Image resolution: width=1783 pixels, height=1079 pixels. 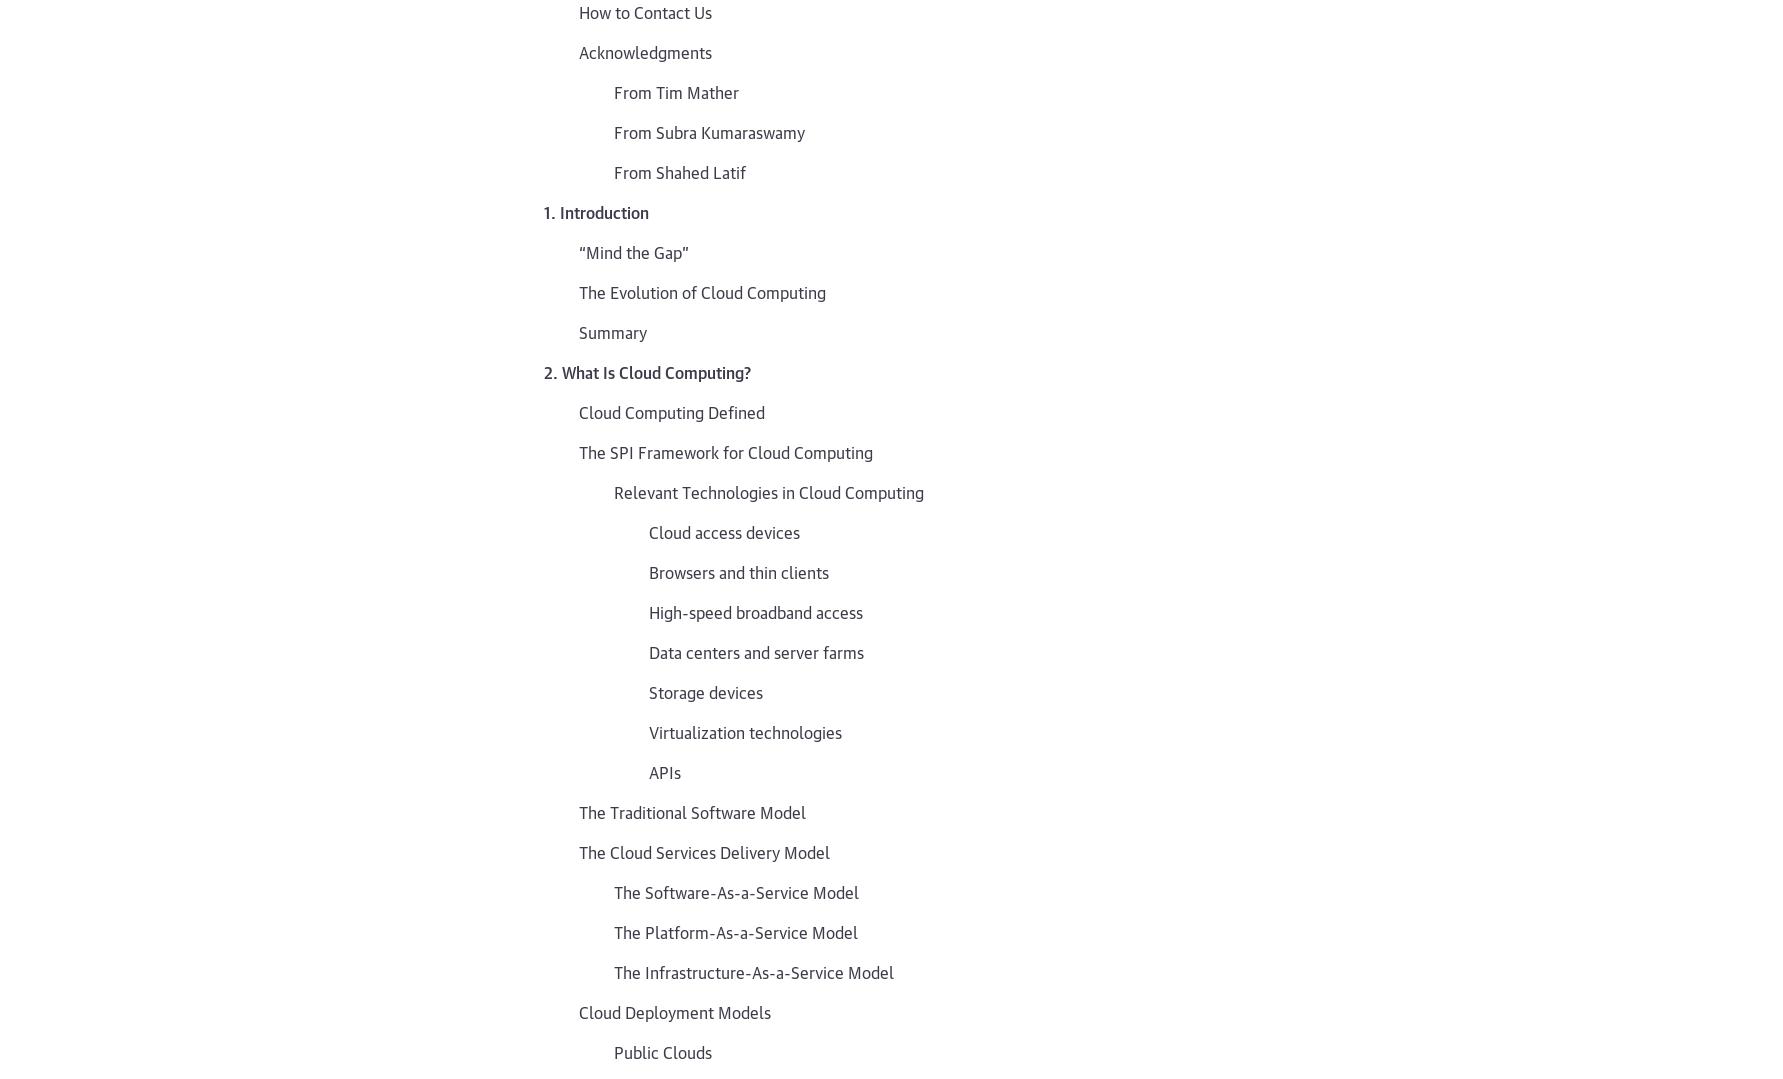 What do you see at coordinates (692, 809) in the screenshot?
I see `'The Traditional Software Model'` at bounding box center [692, 809].